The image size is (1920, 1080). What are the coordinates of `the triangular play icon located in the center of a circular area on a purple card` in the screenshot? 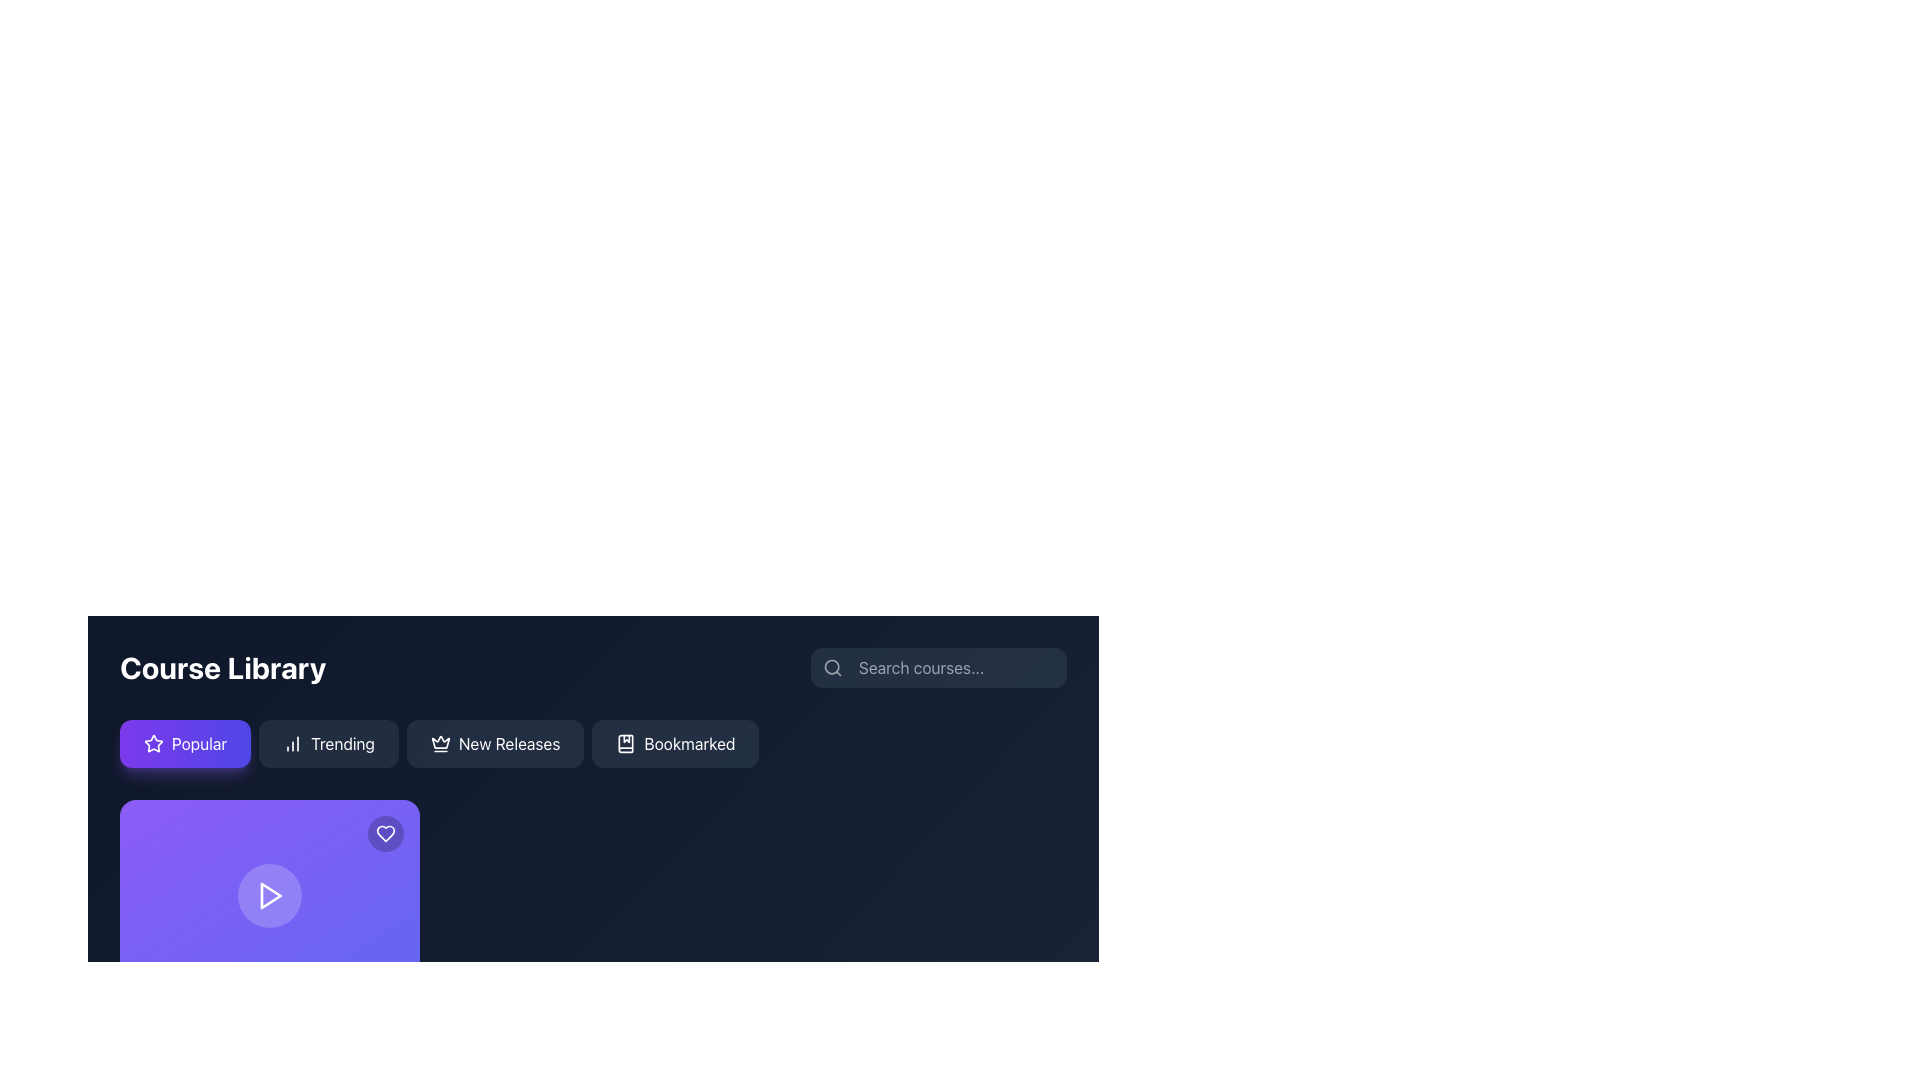 It's located at (268, 894).